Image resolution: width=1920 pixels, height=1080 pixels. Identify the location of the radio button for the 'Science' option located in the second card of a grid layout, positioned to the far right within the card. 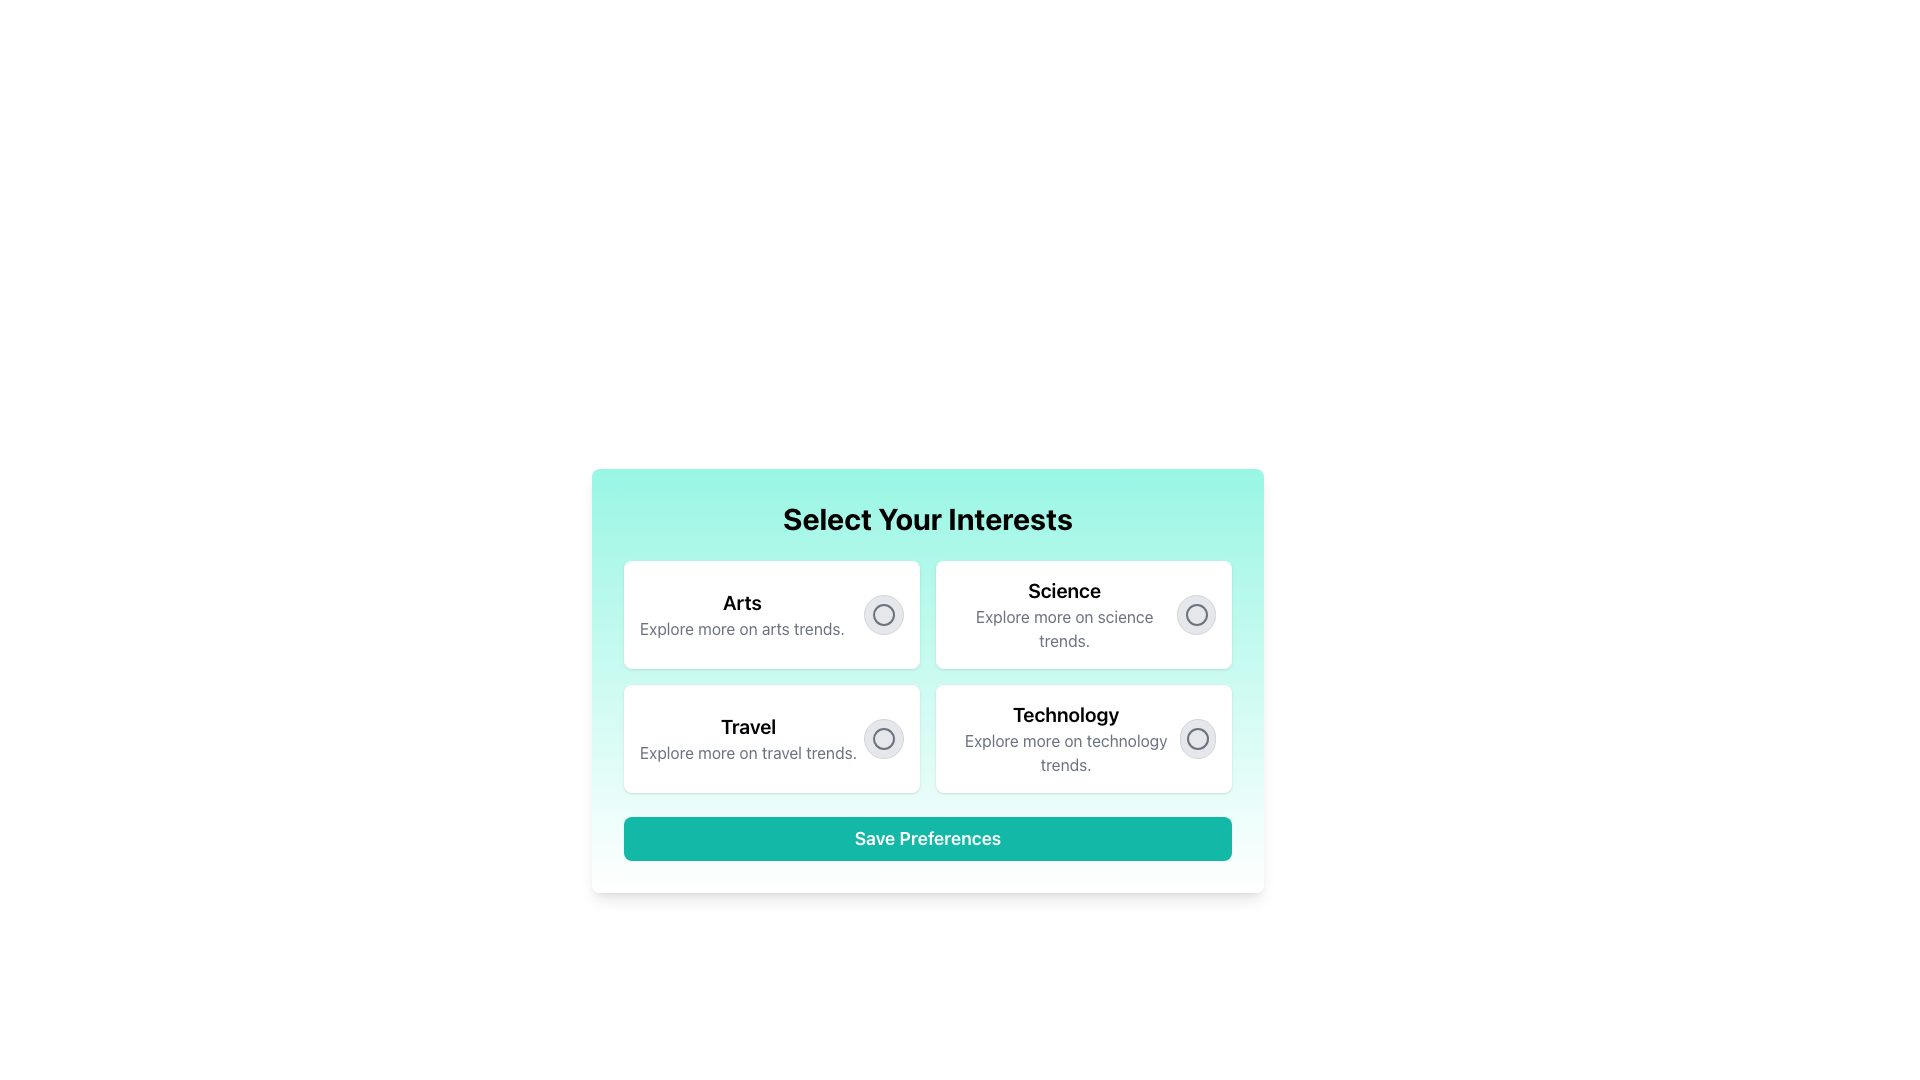
(1196, 613).